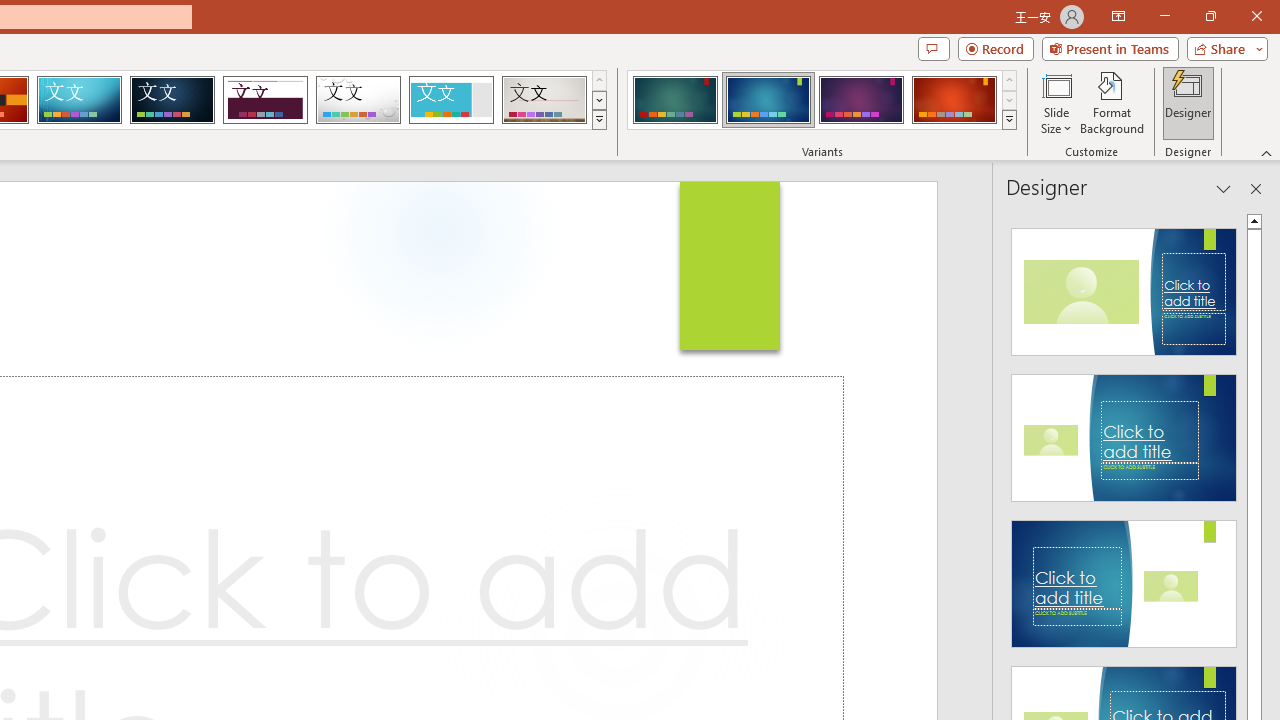 The height and width of the screenshot is (720, 1280). Describe the element at coordinates (1255, 16) in the screenshot. I see `'Close'` at that location.